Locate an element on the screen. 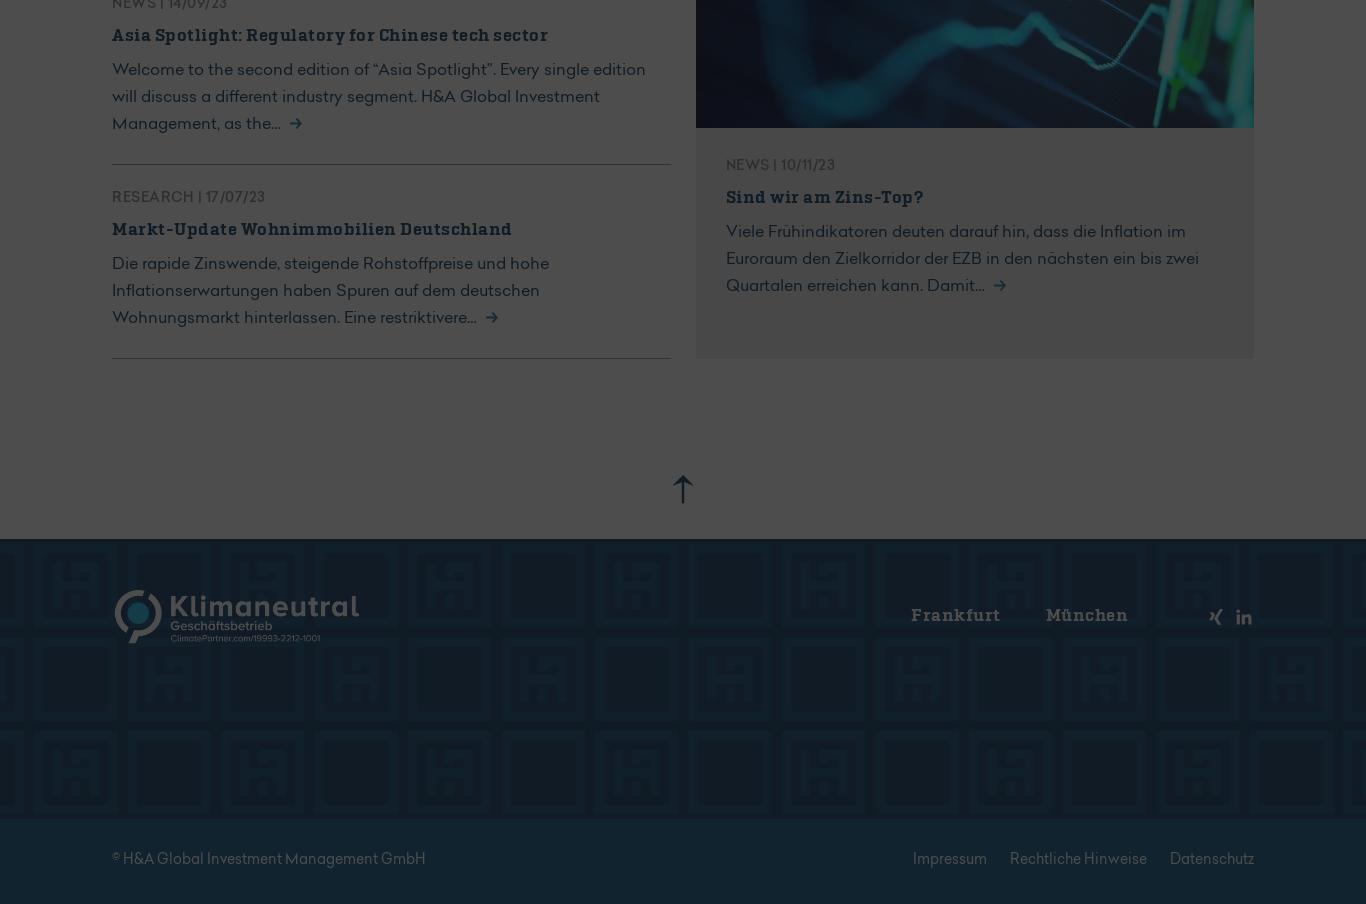 The image size is (1366, 904). 'Markt-Update Wohnimmobilien Deutschland' is located at coordinates (311, 228).